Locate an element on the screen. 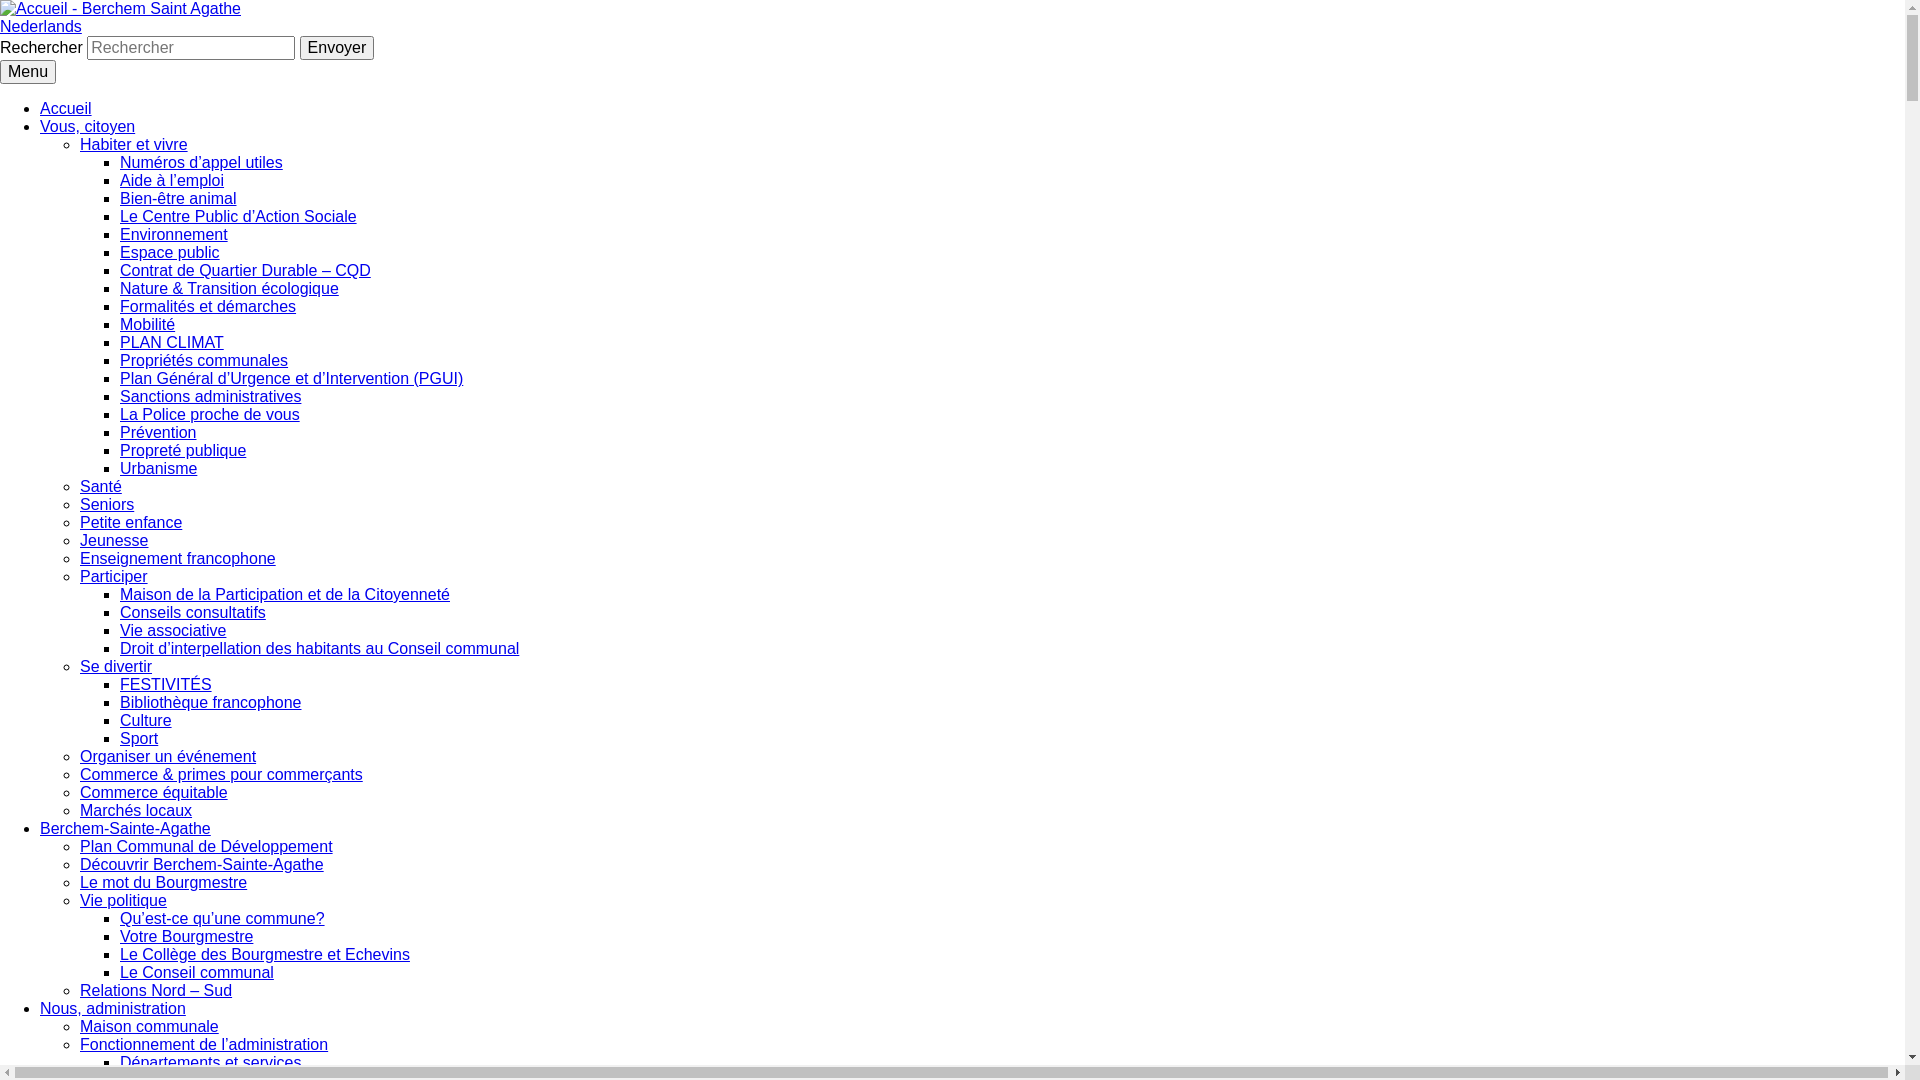 The image size is (1920, 1080). 'Vous, citoyen' is located at coordinates (86, 126).